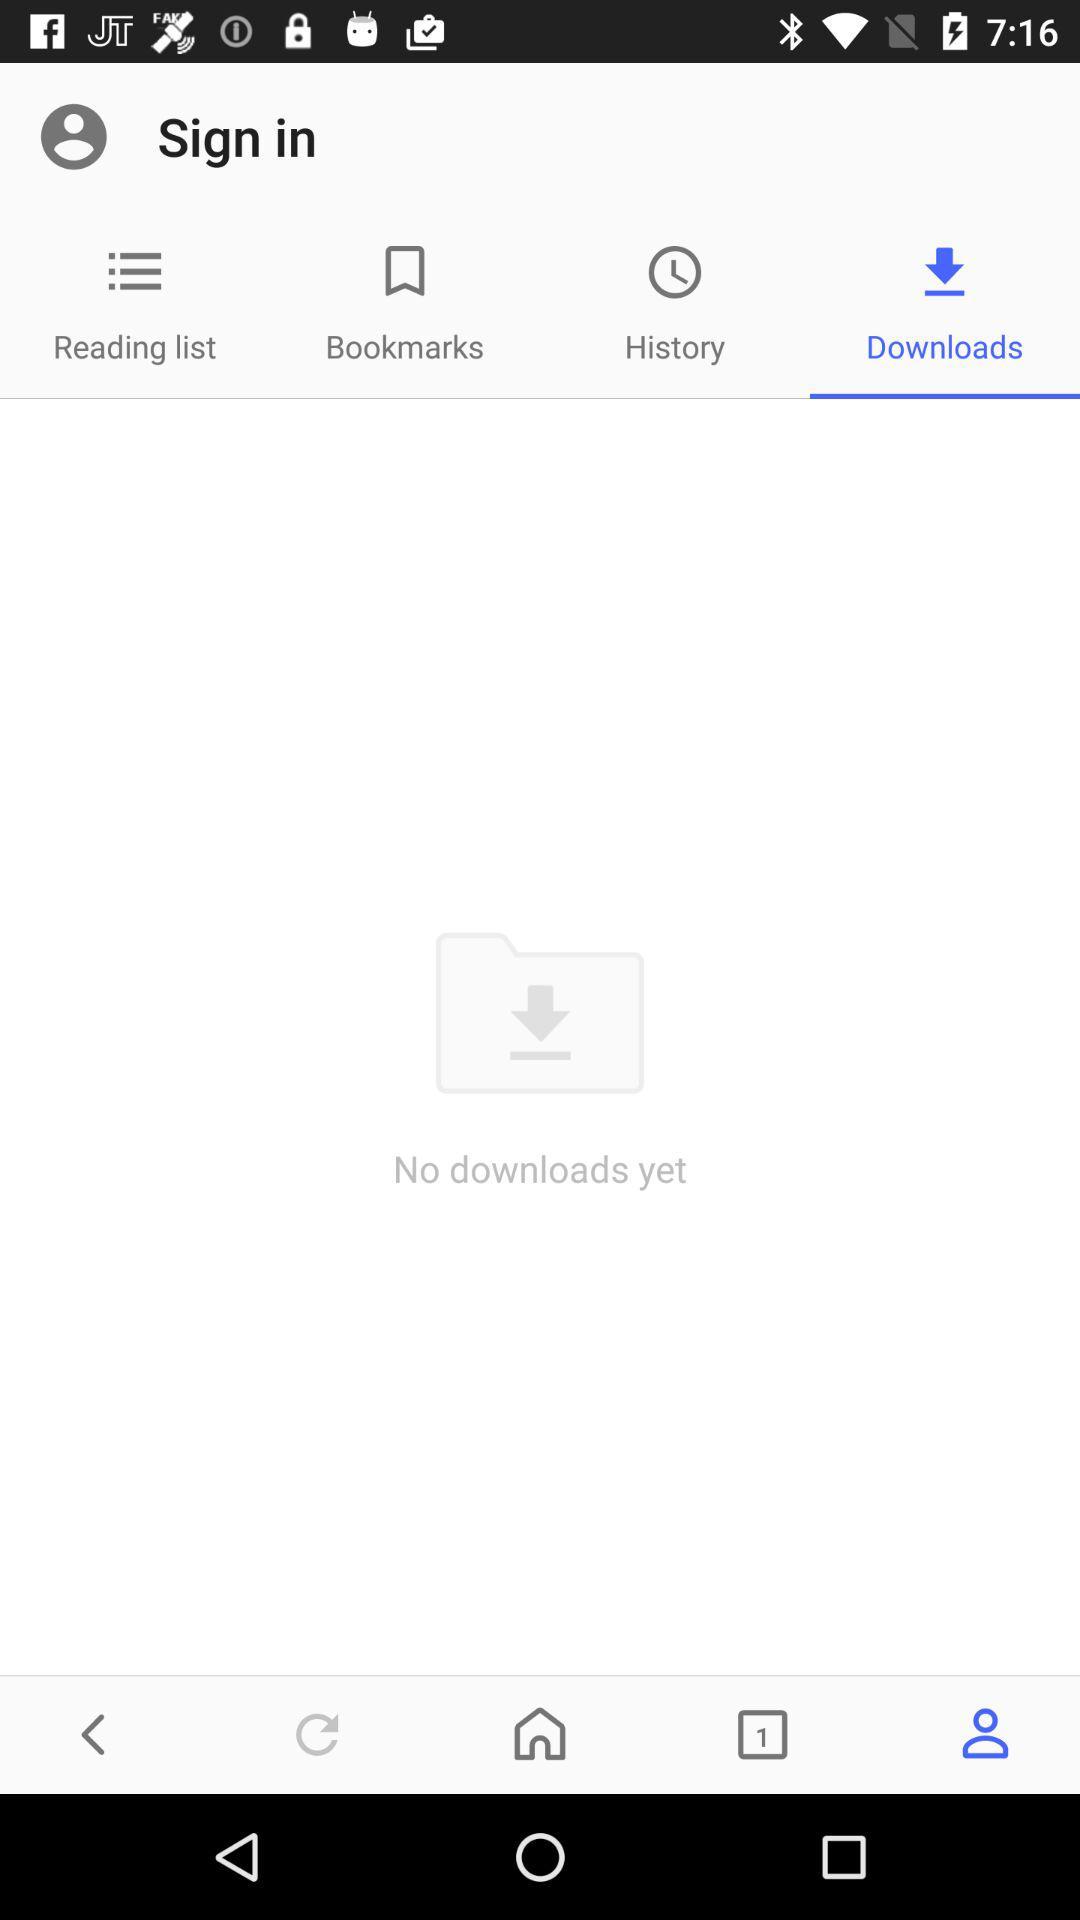 The width and height of the screenshot is (1080, 1920). I want to click on the home icon, so click(540, 1733).